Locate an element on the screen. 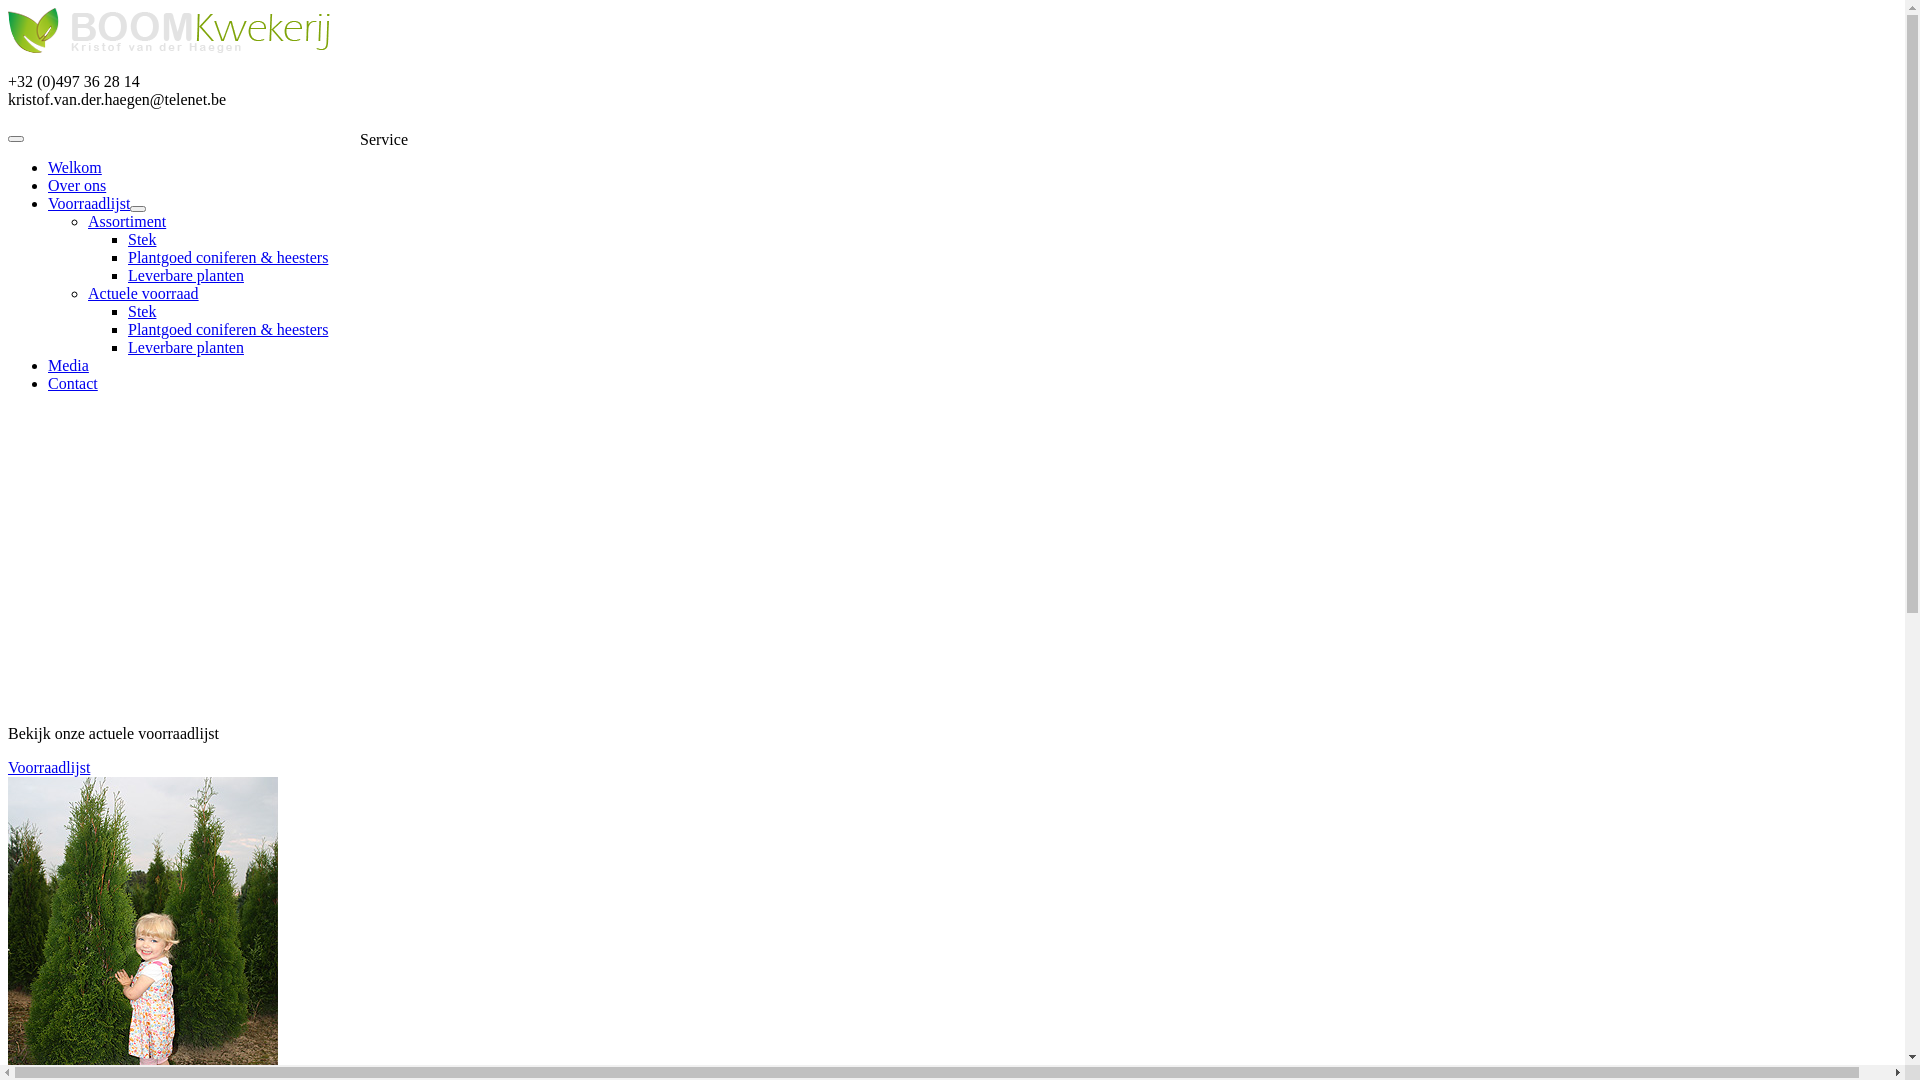 Image resolution: width=1920 pixels, height=1080 pixels. 'Plantgoed coniferen & heesters' is located at coordinates (227, 328).